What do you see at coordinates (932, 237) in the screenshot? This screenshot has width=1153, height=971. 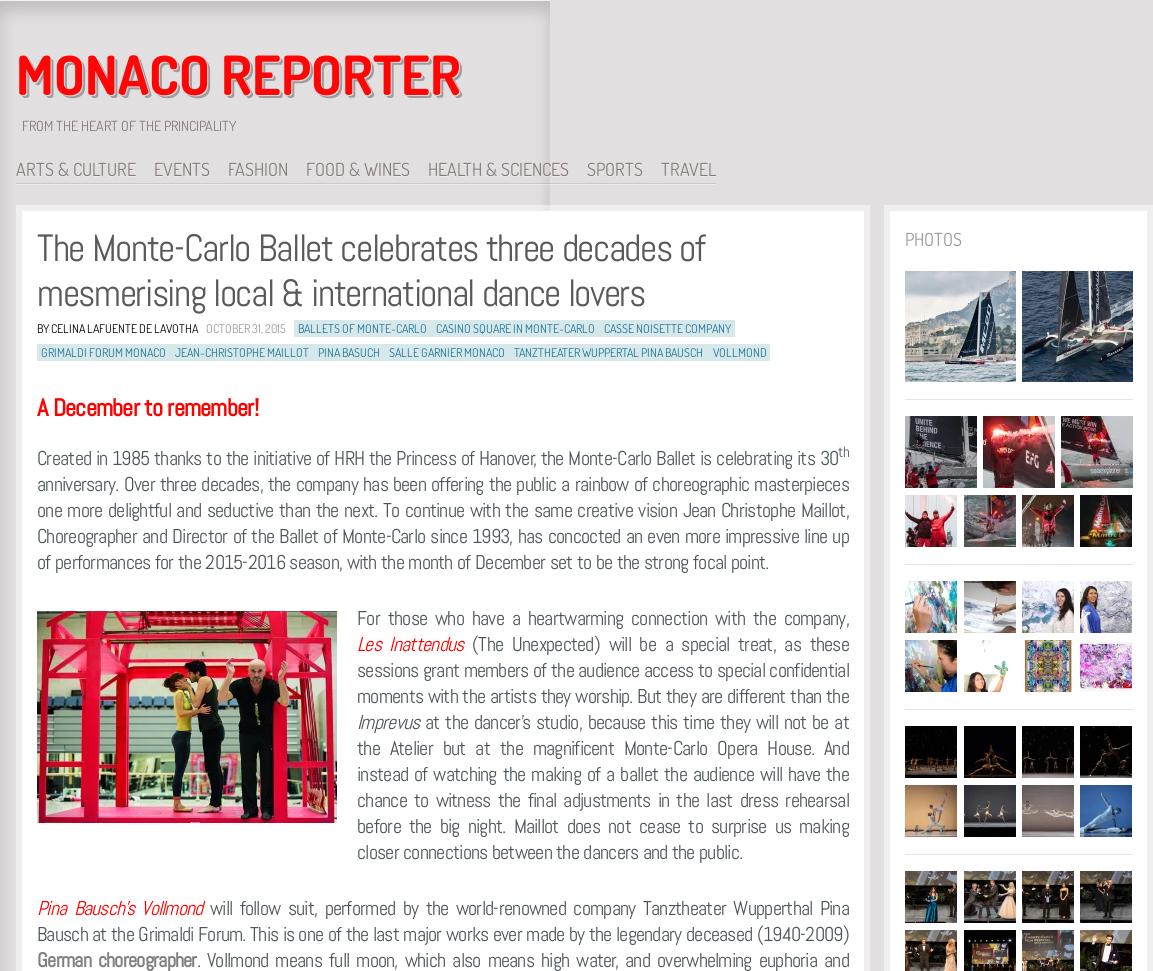 I see `'Photos'` at bounding box center [932, 237].